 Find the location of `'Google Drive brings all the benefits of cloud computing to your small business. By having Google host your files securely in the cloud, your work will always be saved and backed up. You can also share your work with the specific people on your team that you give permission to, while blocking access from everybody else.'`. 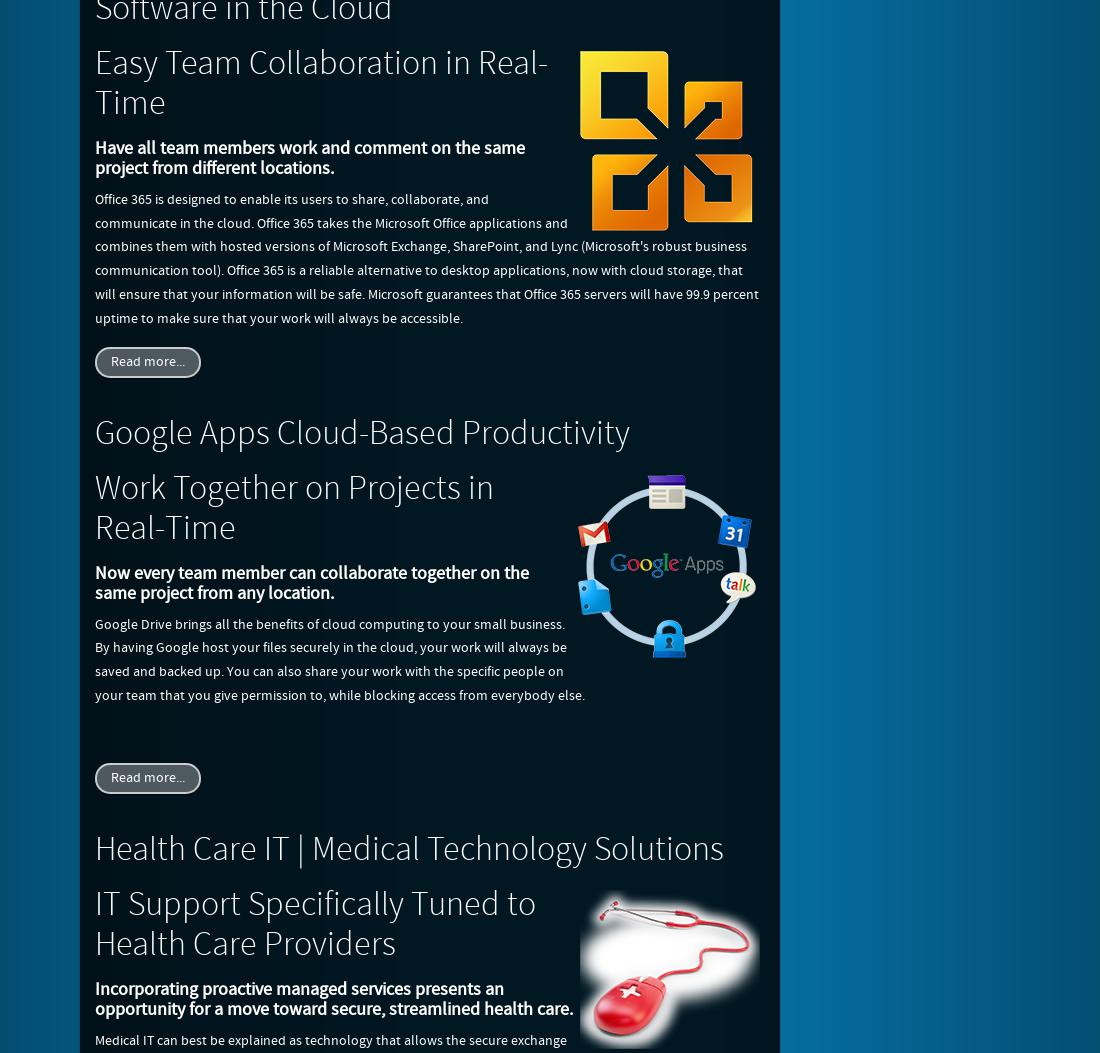

'Google Drive brings all the benefits of cloud computing to your small business. By having Google host your files securely in the cloud, your work will always be saved and backed up. You can also share your work with the specific people on your team that you give permission to, while blocking access from everybody else.' is located at coordinates (339, 658).